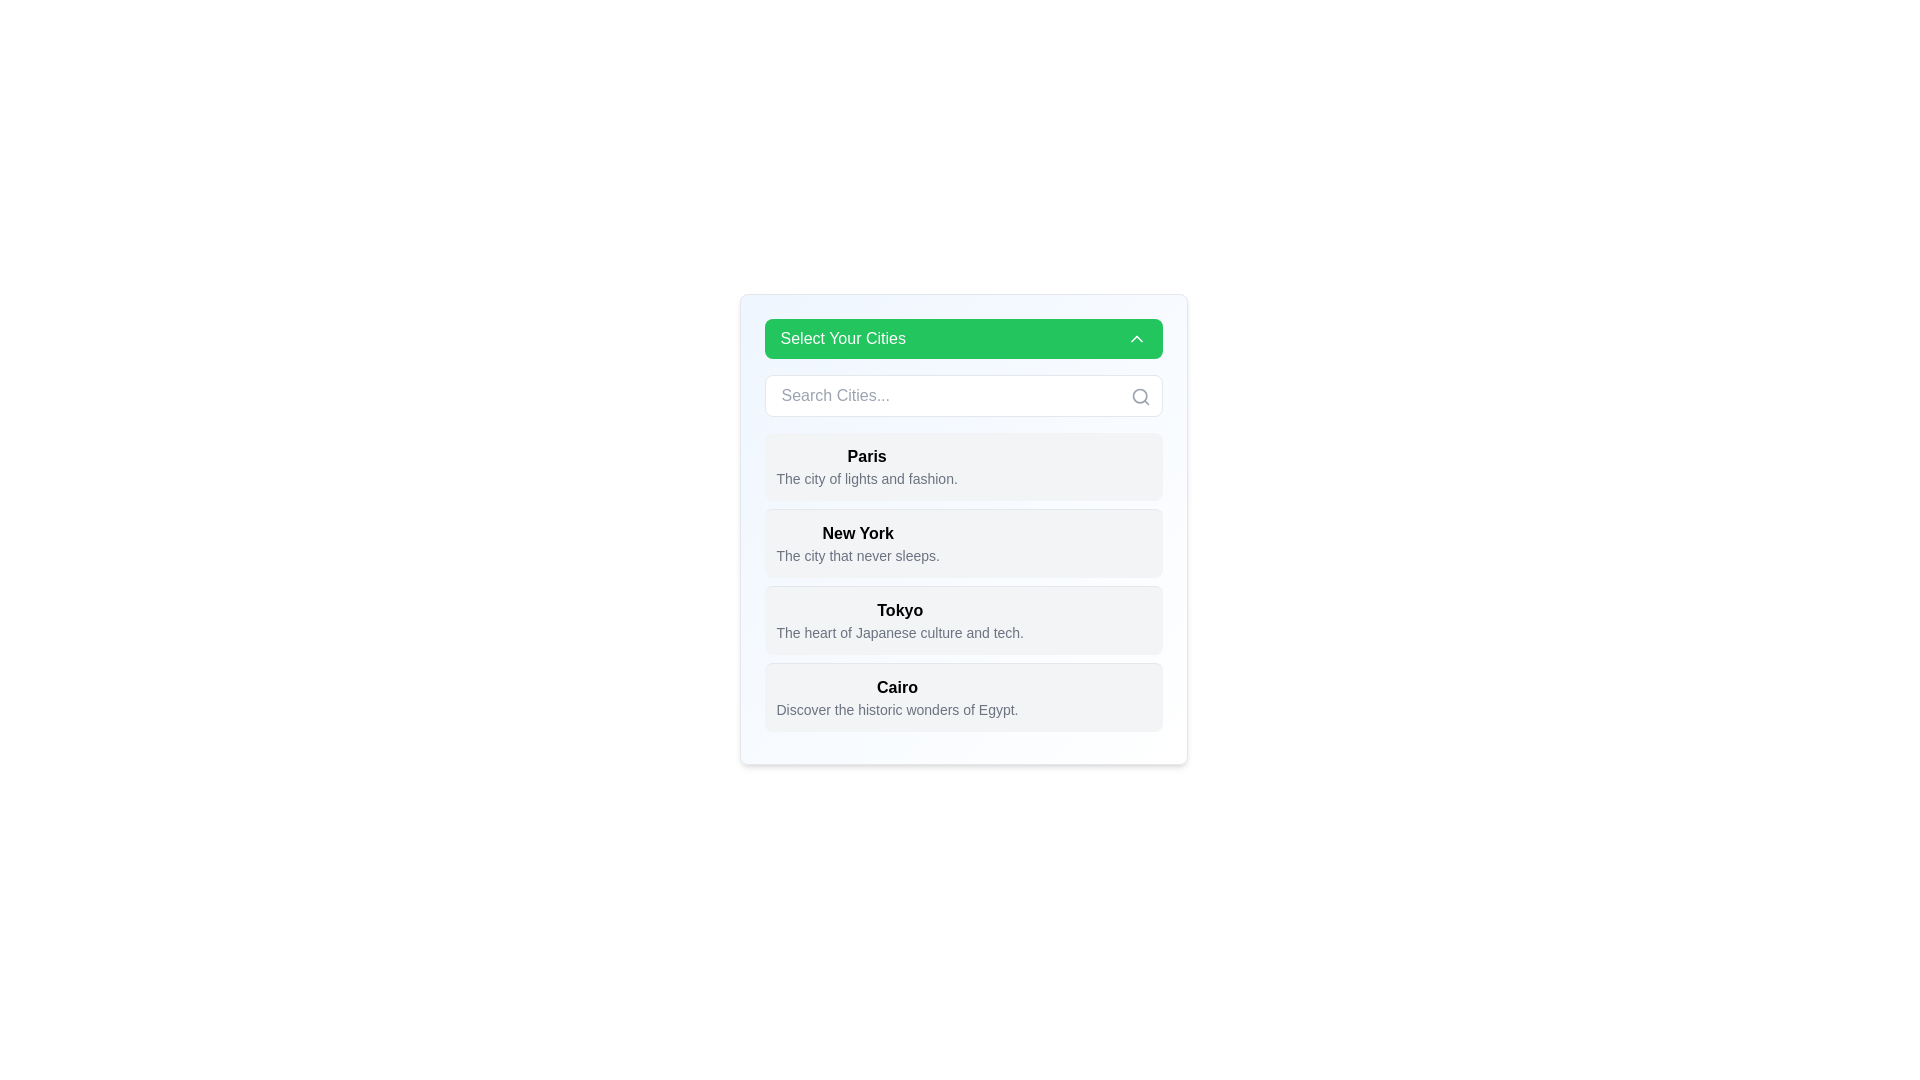 This screenshot has width=1920, height=1080. What do you see at coordinates (858, 532) in the screenshot?
I see `the area surrounding the 'New York' text label, which serves as a title in a dropdown menu` at bounding box center [858, 532].